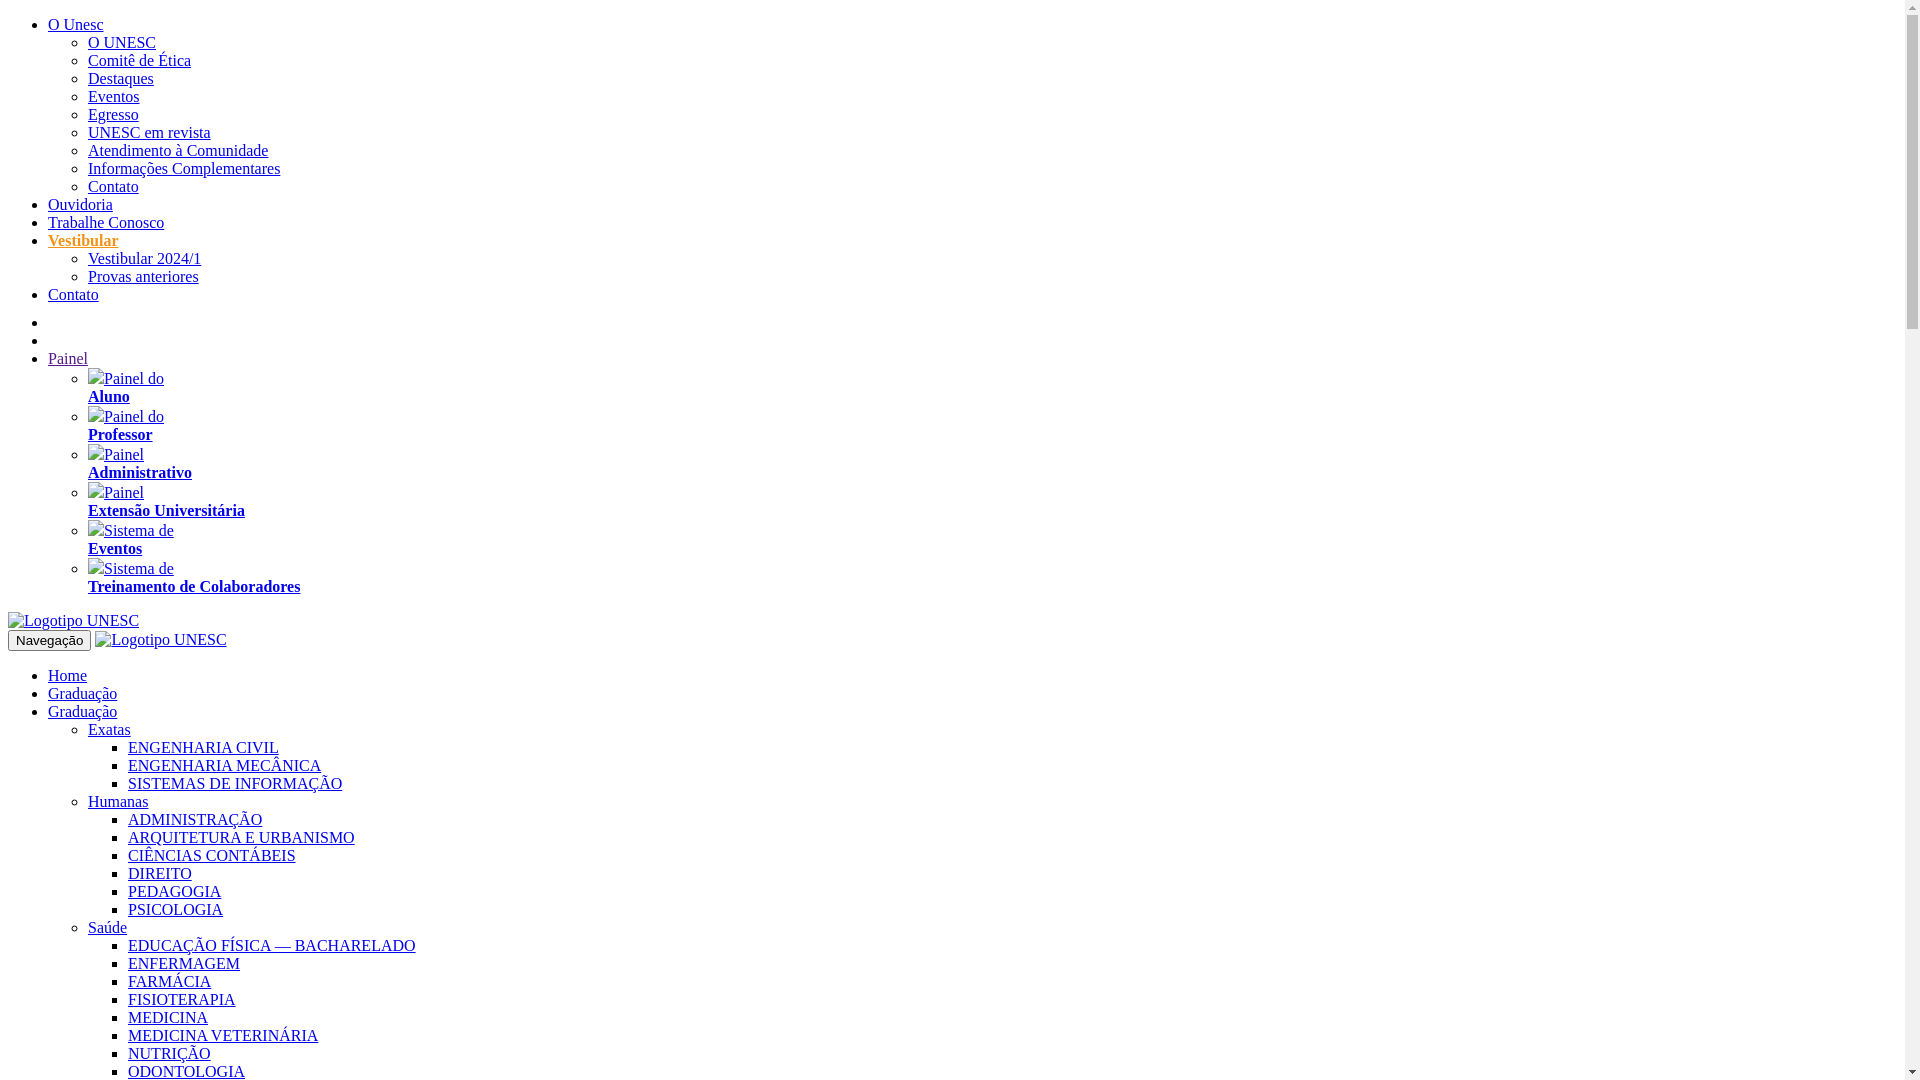  Describe the element at coordinates (86, 729) in the screenshot. I see `'Exatas'` at that location.